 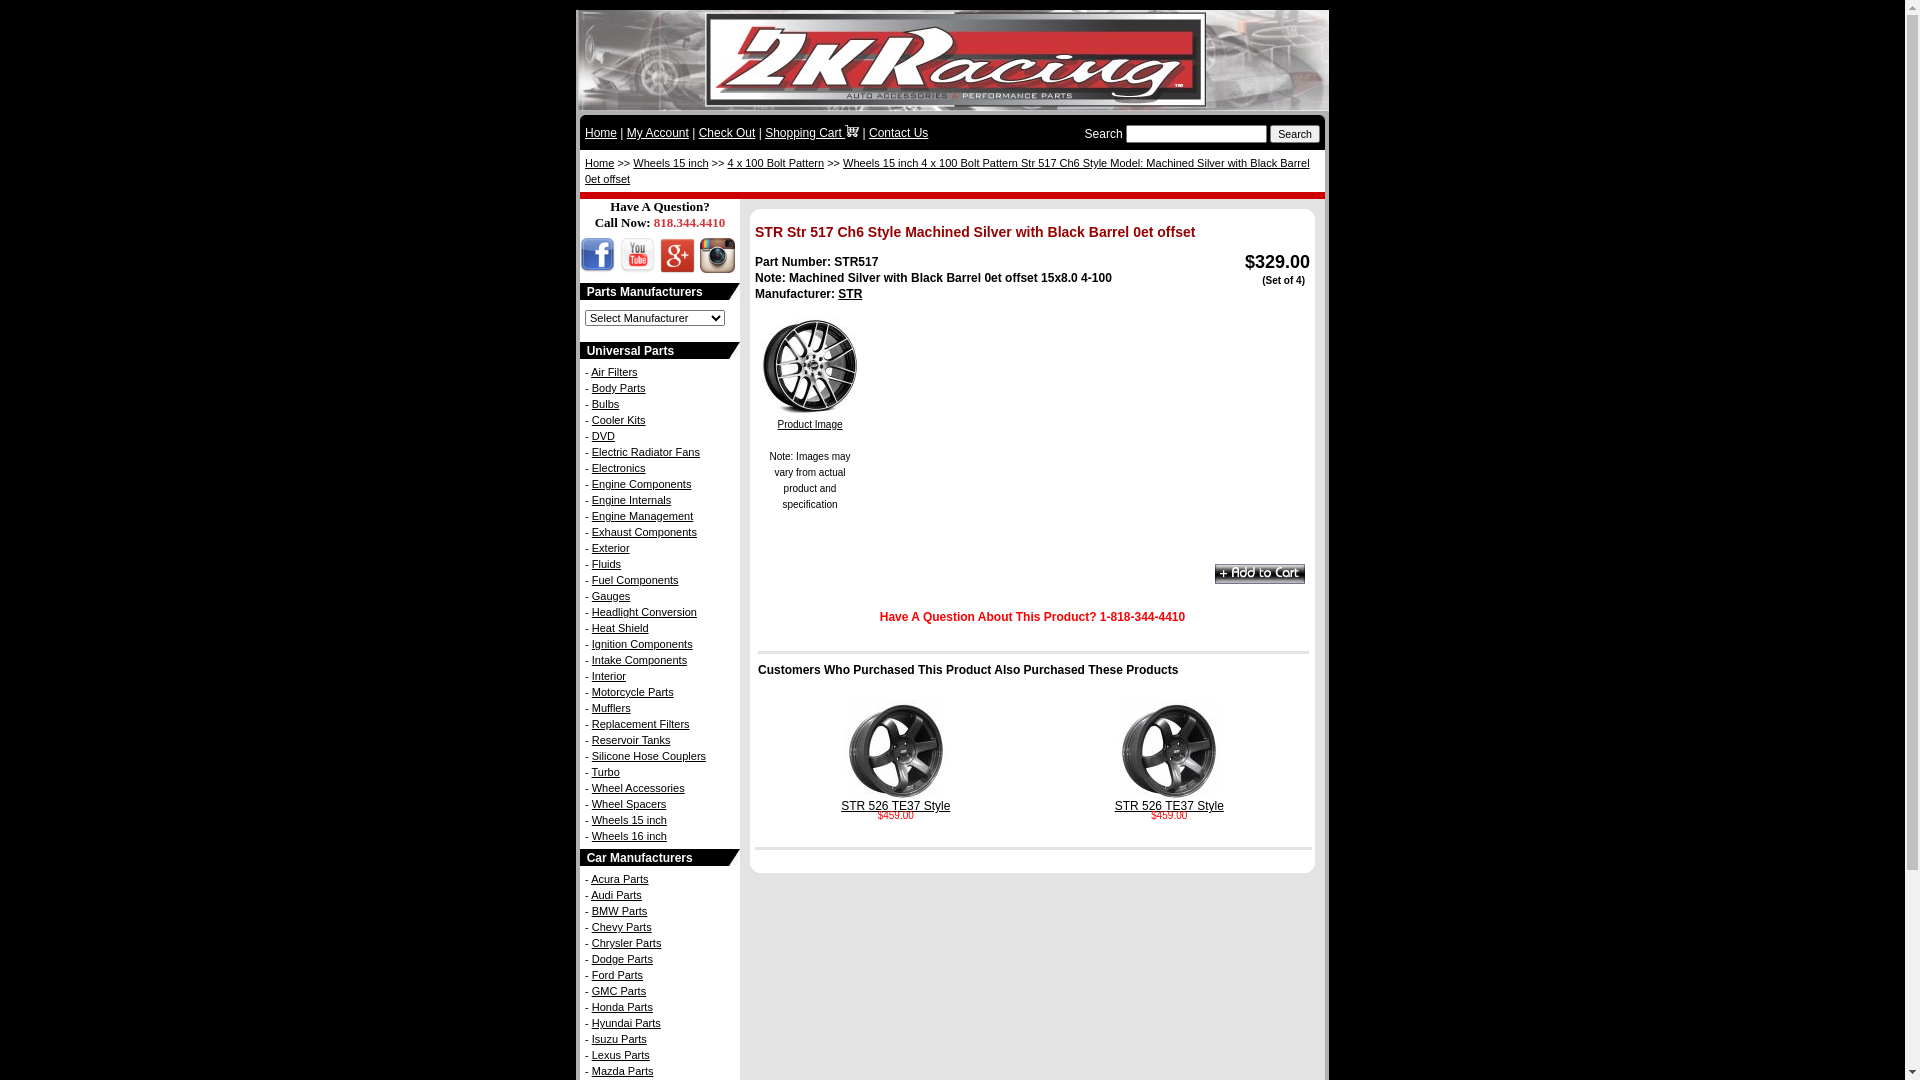 What do you see at coordinates (598, 161) in the screenshot?
I see `'Home'` at bounding box center [598, 161].